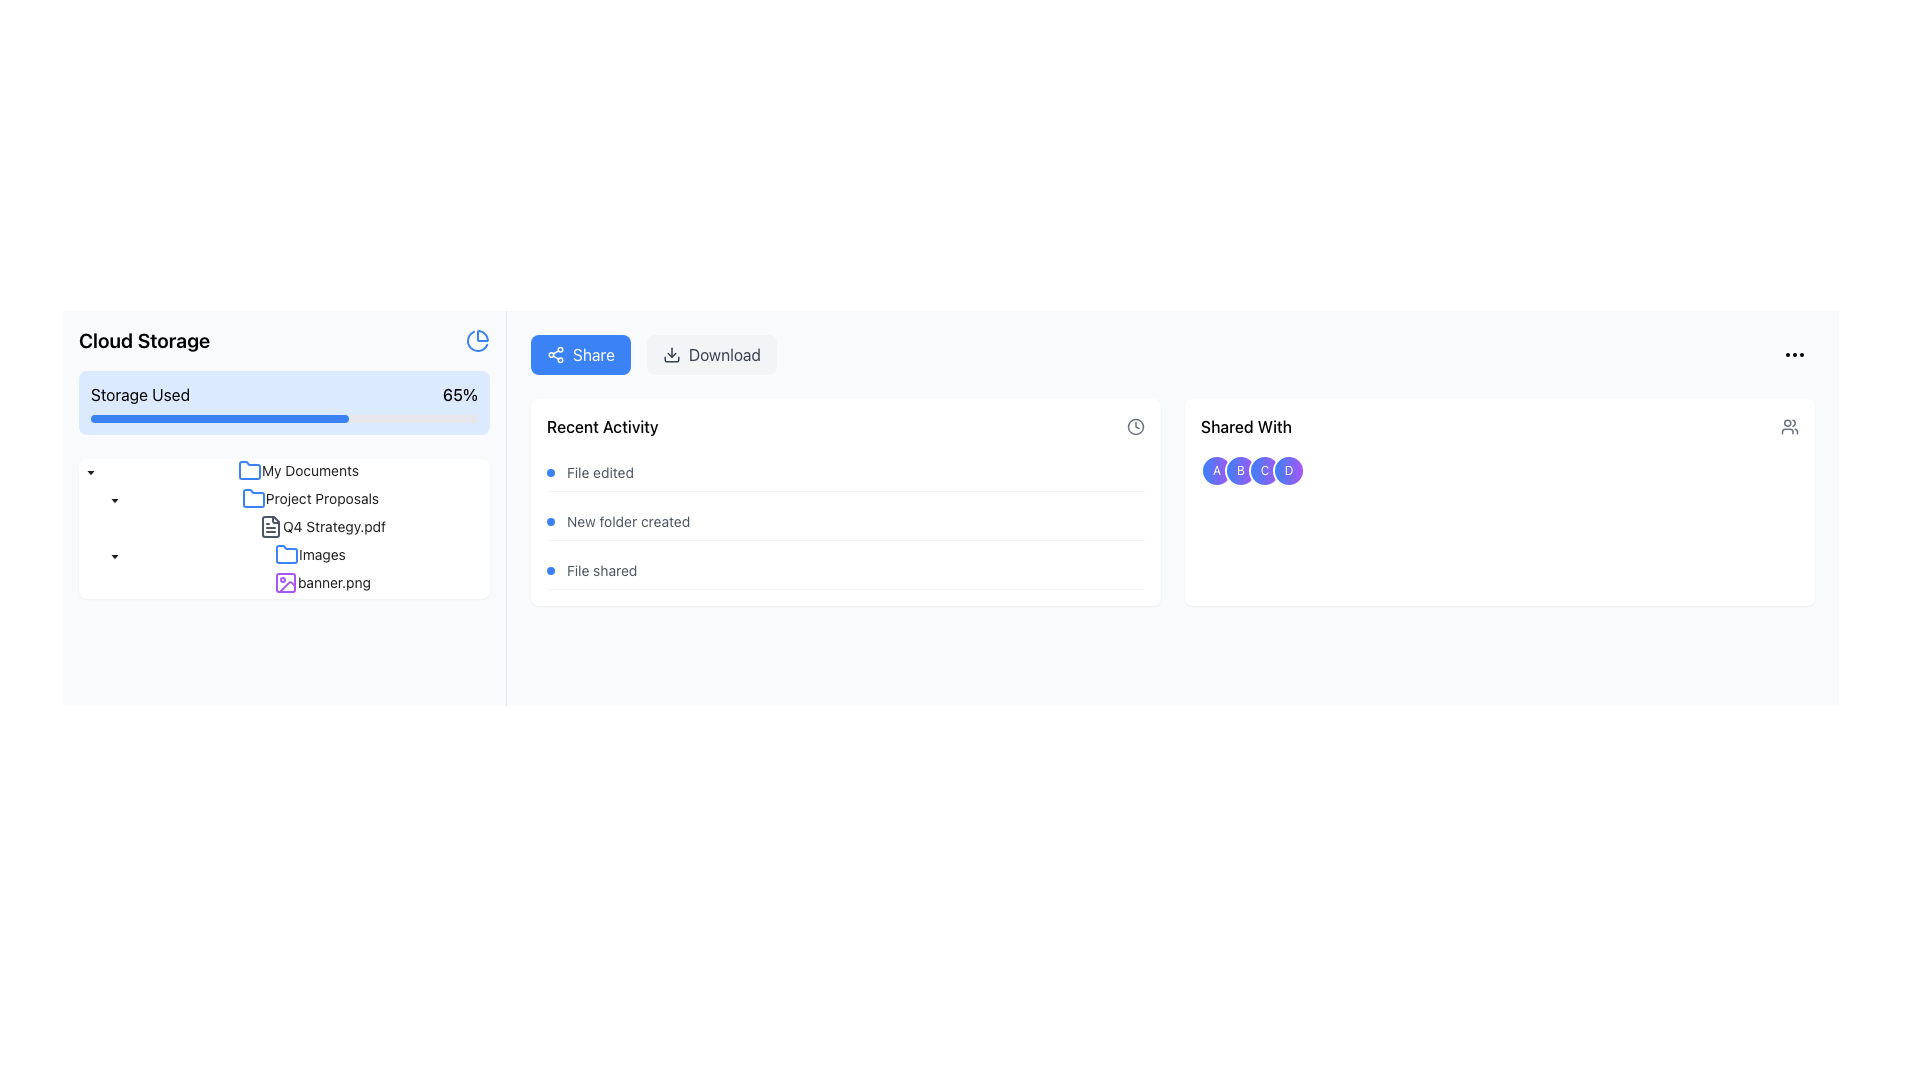  I want to click on the circular icon with a gradient background labeled 'C' in the 'Shared With' section for information, so click(1264, 470).